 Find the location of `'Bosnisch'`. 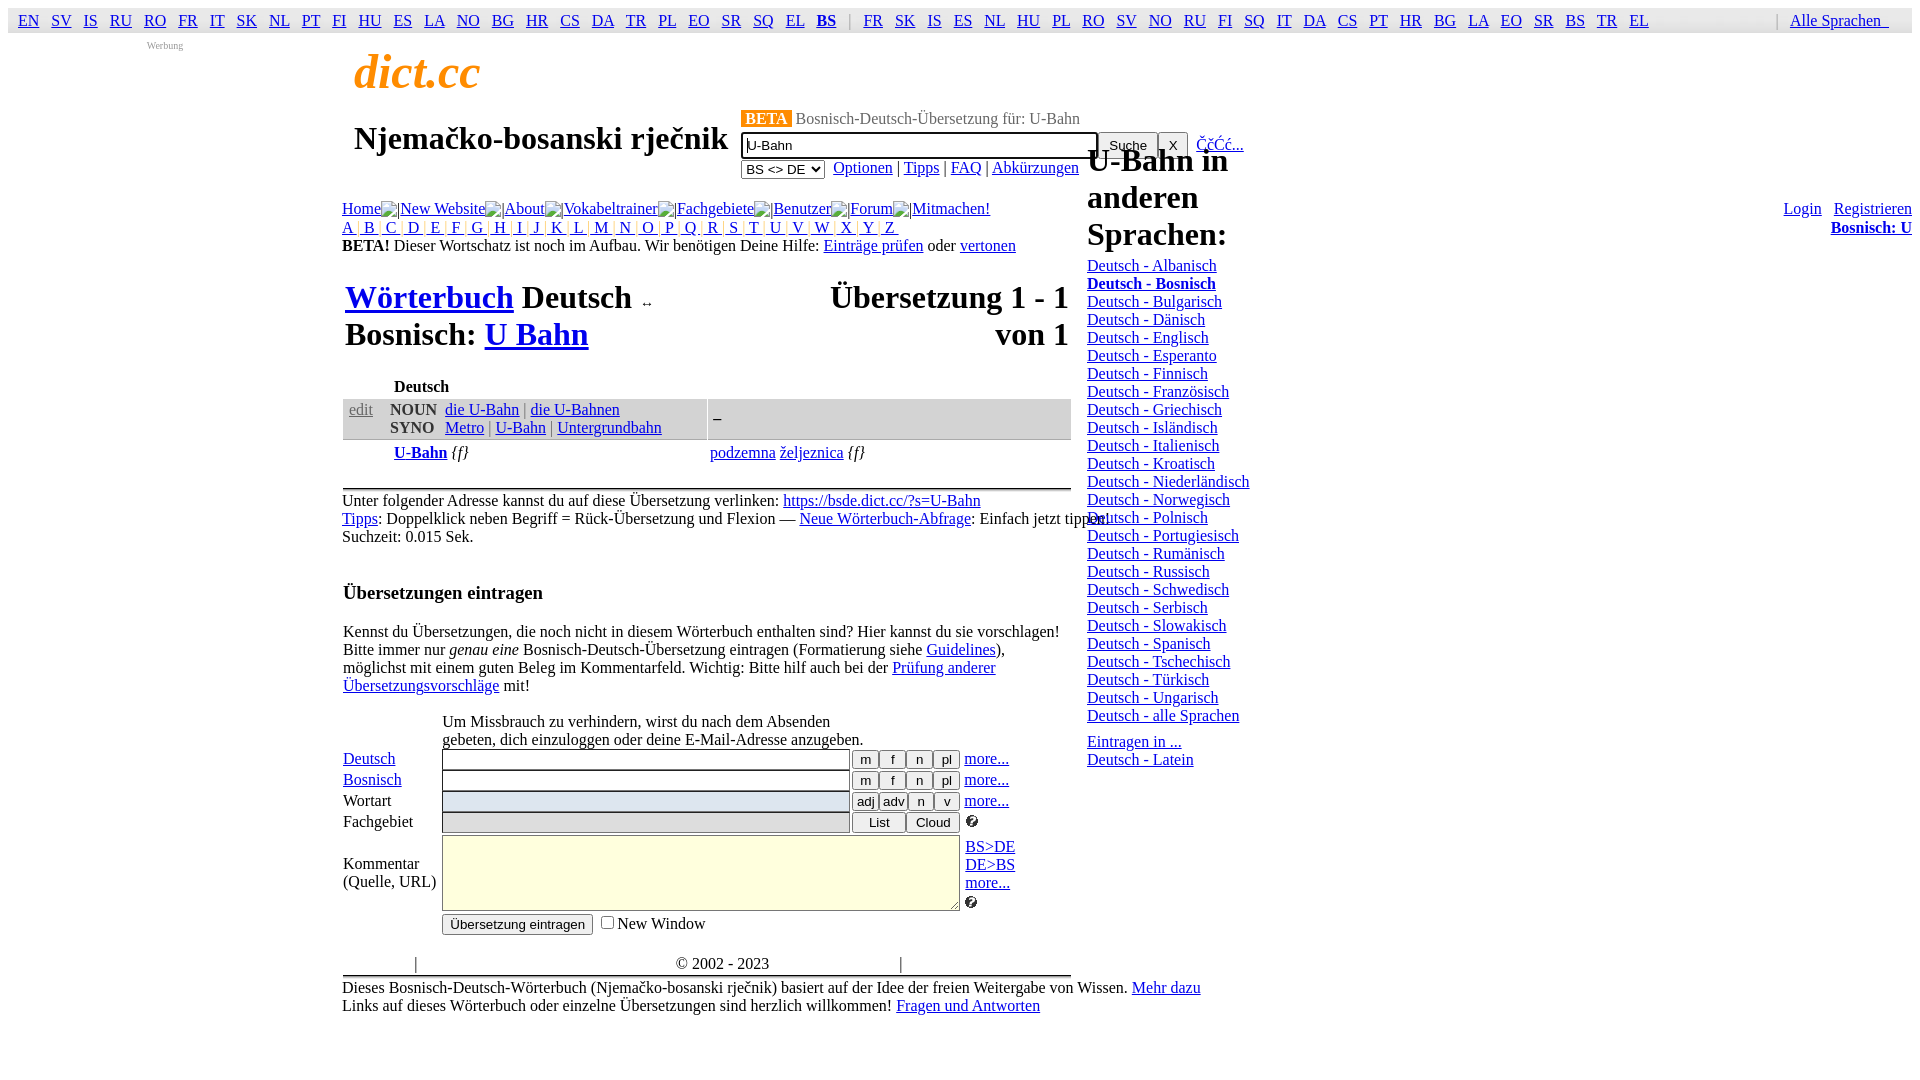

'Bosnisch' is located at coordinates (372, 778).